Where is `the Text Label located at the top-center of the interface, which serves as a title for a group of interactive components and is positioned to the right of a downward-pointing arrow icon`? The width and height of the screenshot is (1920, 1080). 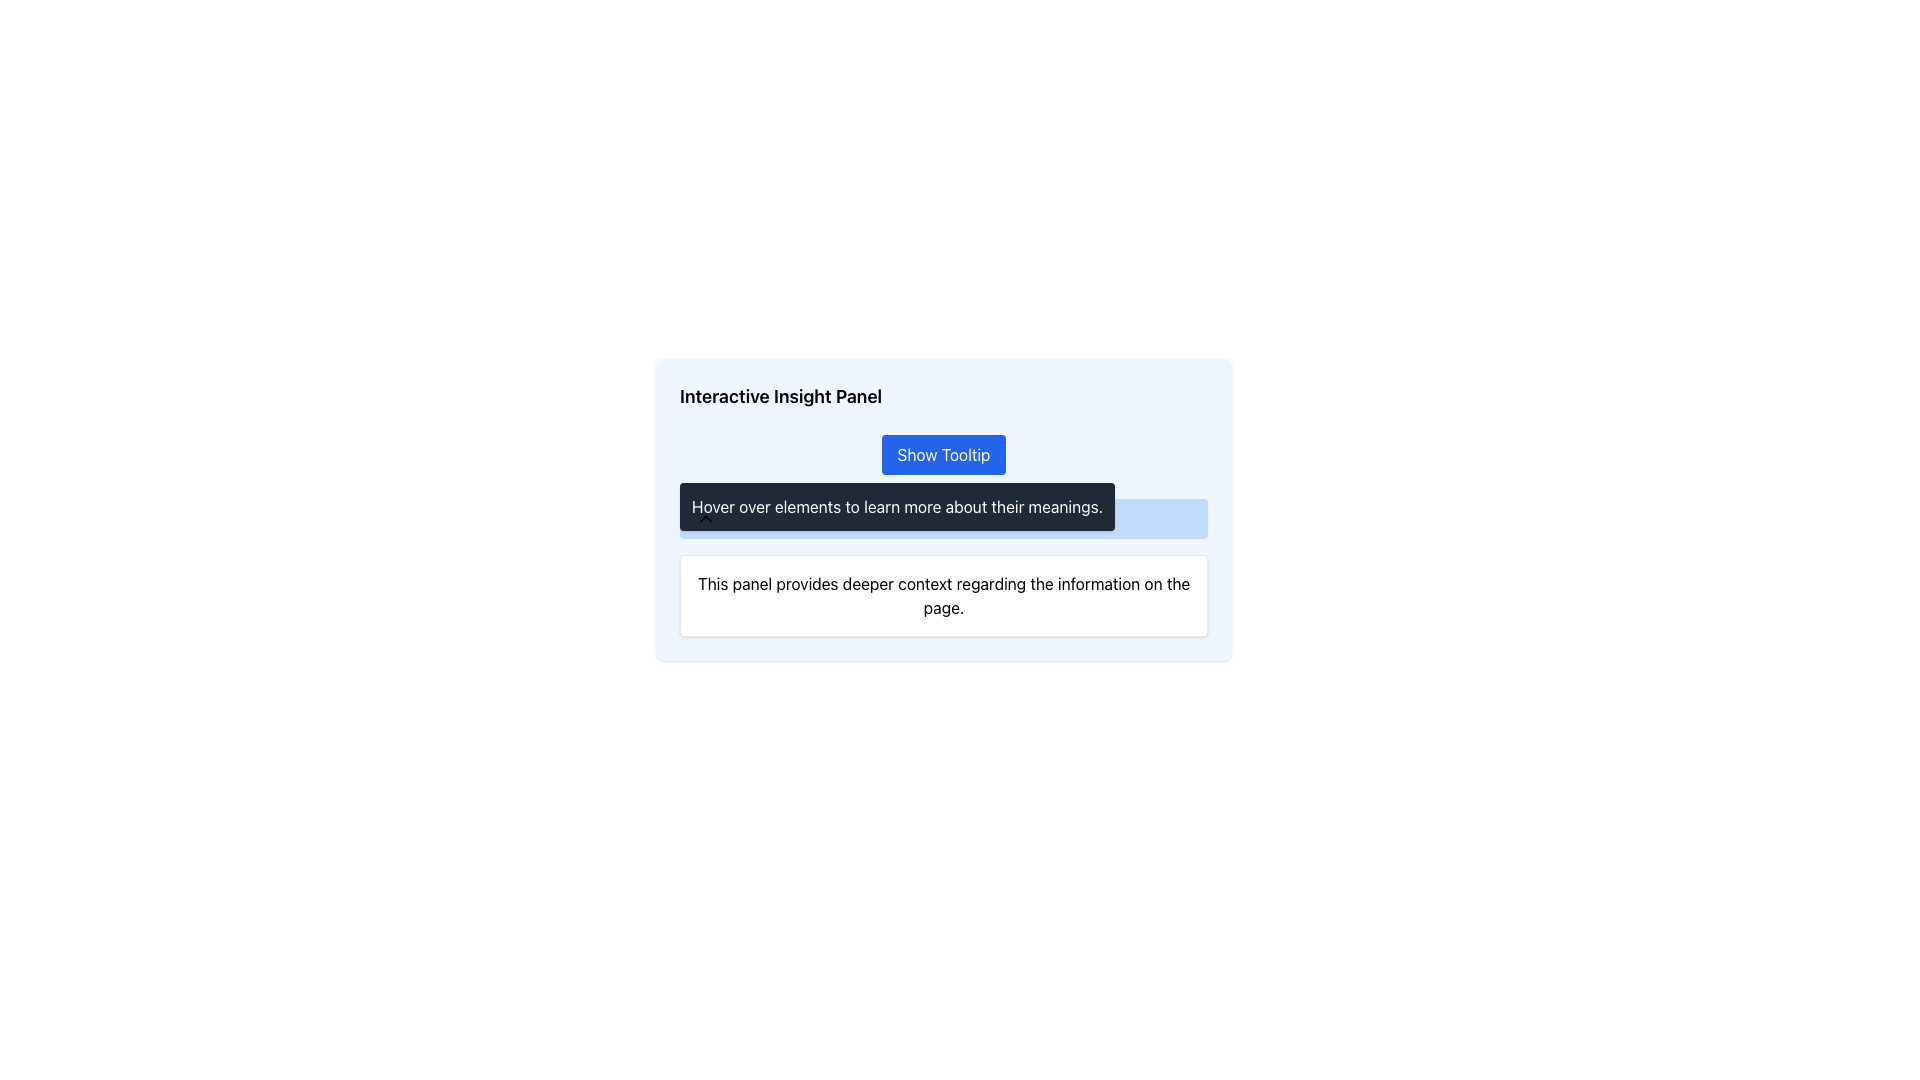
the Text Label located at the top-center of the interface, which serves as a title for a group of interactive components and is positioned to the right of a downward-pointing arrow icon is located at coordinates (793, 518).